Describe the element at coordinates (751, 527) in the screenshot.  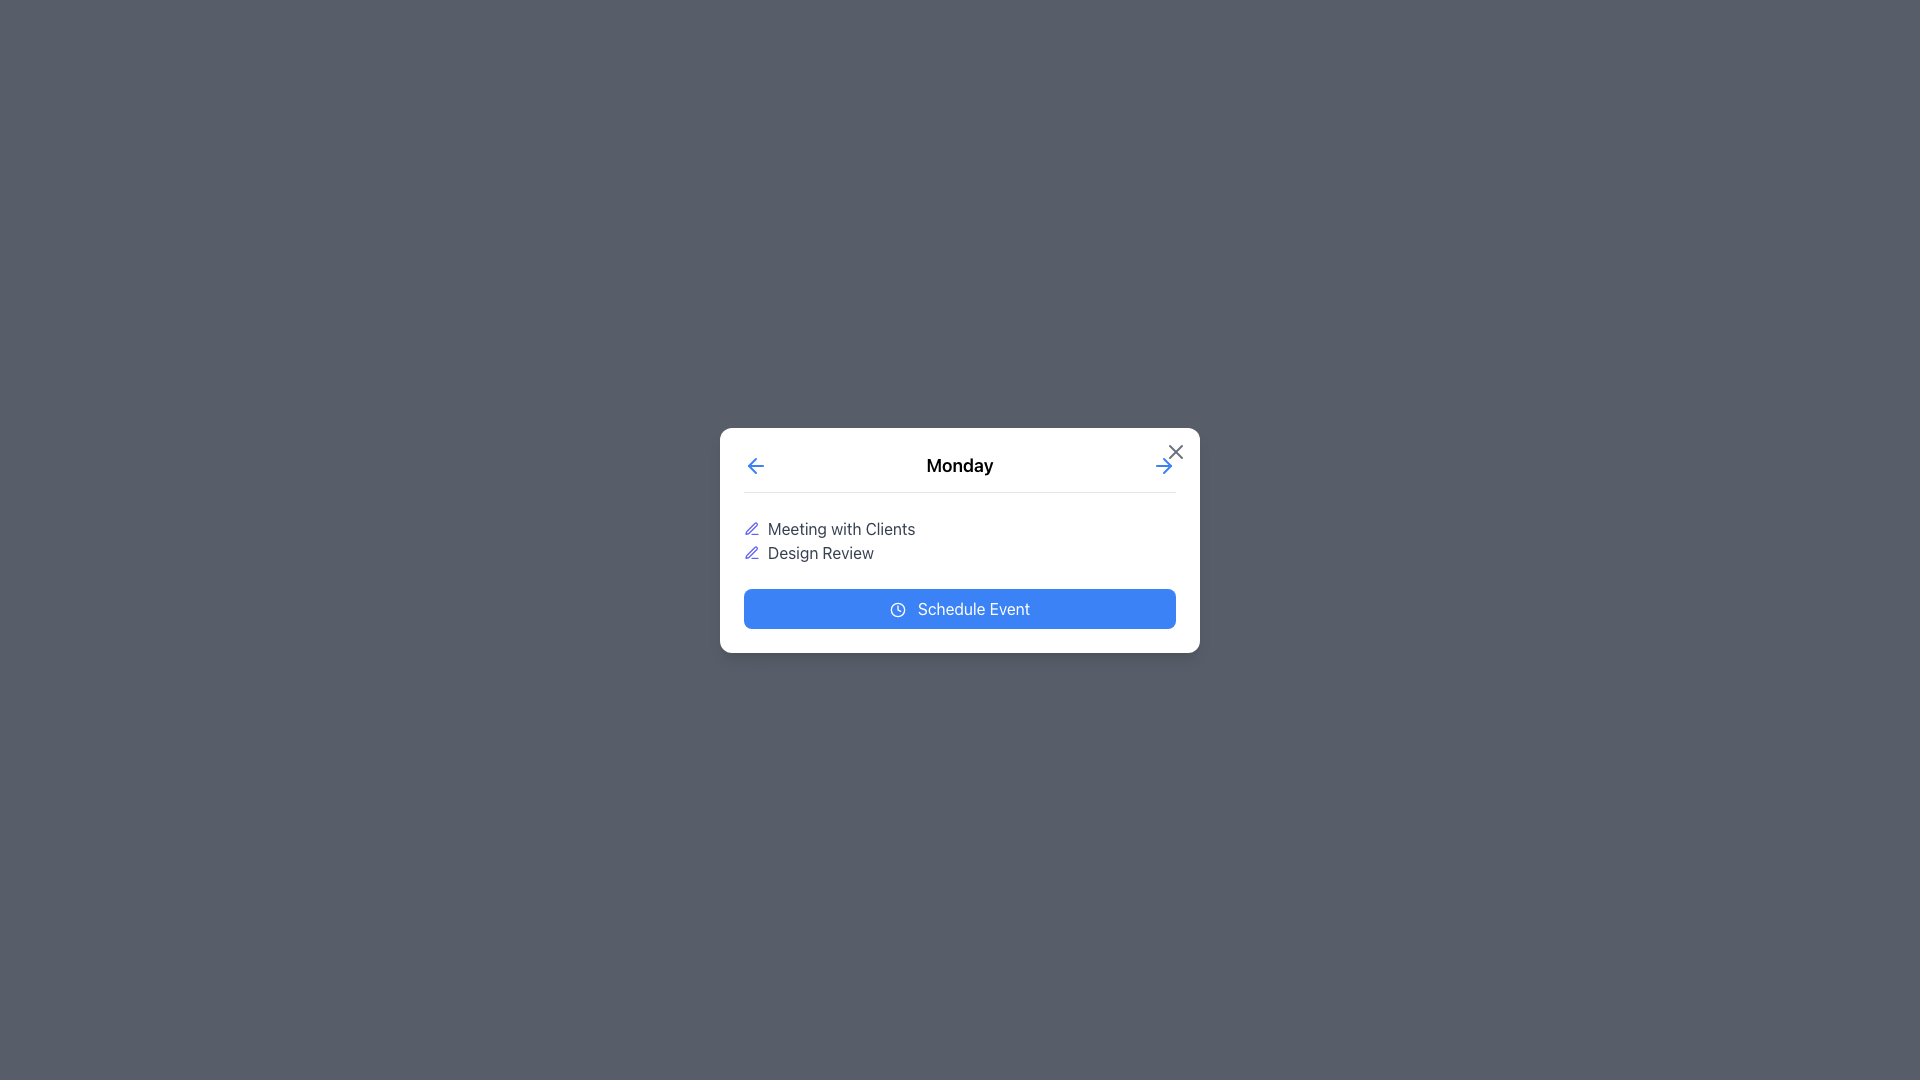
I see `the edit button located to the left of the 'Meeting with Clients' text to initiate the edit action` at that location.